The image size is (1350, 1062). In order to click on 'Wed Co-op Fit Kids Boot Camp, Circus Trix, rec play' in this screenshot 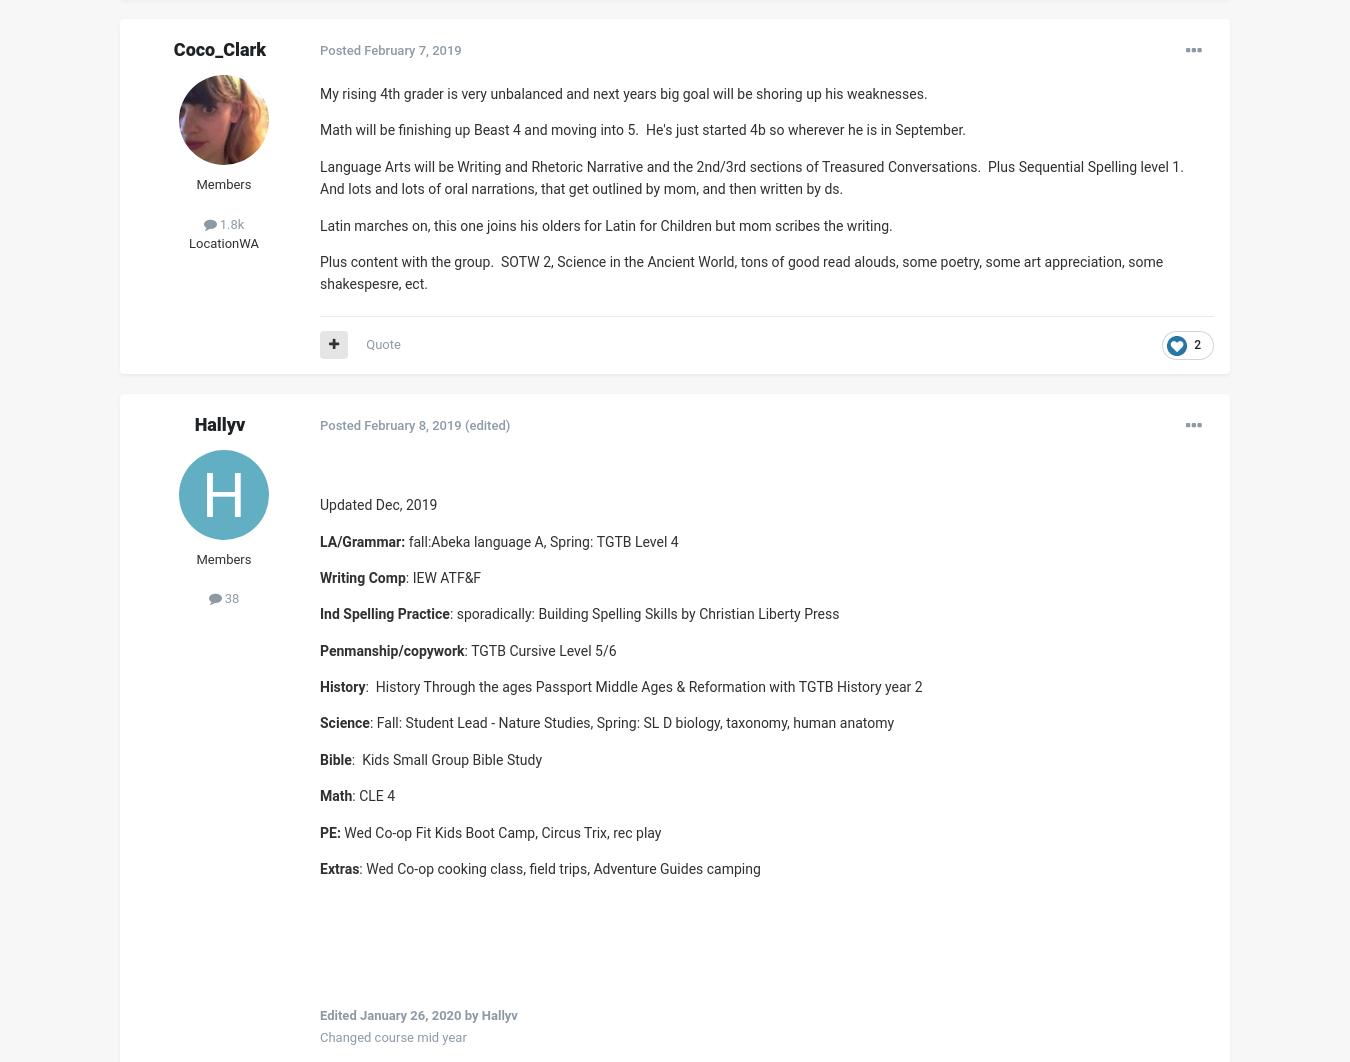, I will do `click(499, 830)`.